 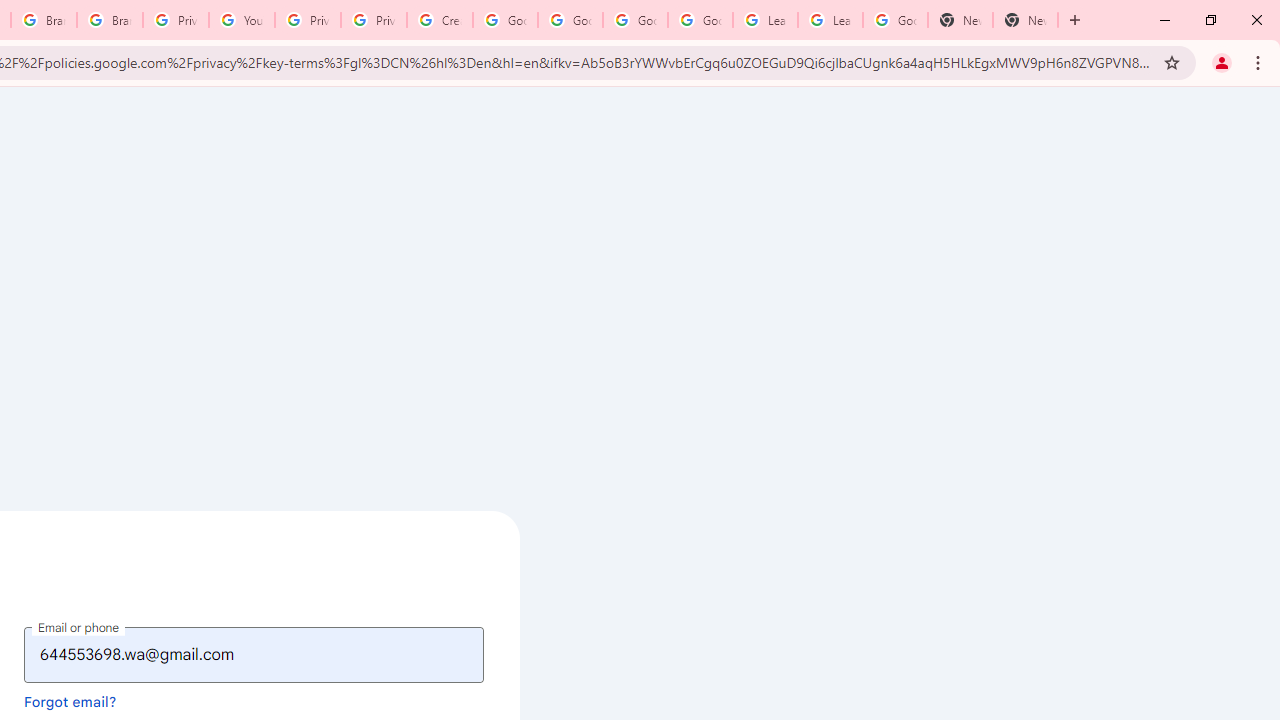 What do you see at coordinates (253, 654) in the screenshot?
I see `'Email or phone'` at bounding box center [253, 654].